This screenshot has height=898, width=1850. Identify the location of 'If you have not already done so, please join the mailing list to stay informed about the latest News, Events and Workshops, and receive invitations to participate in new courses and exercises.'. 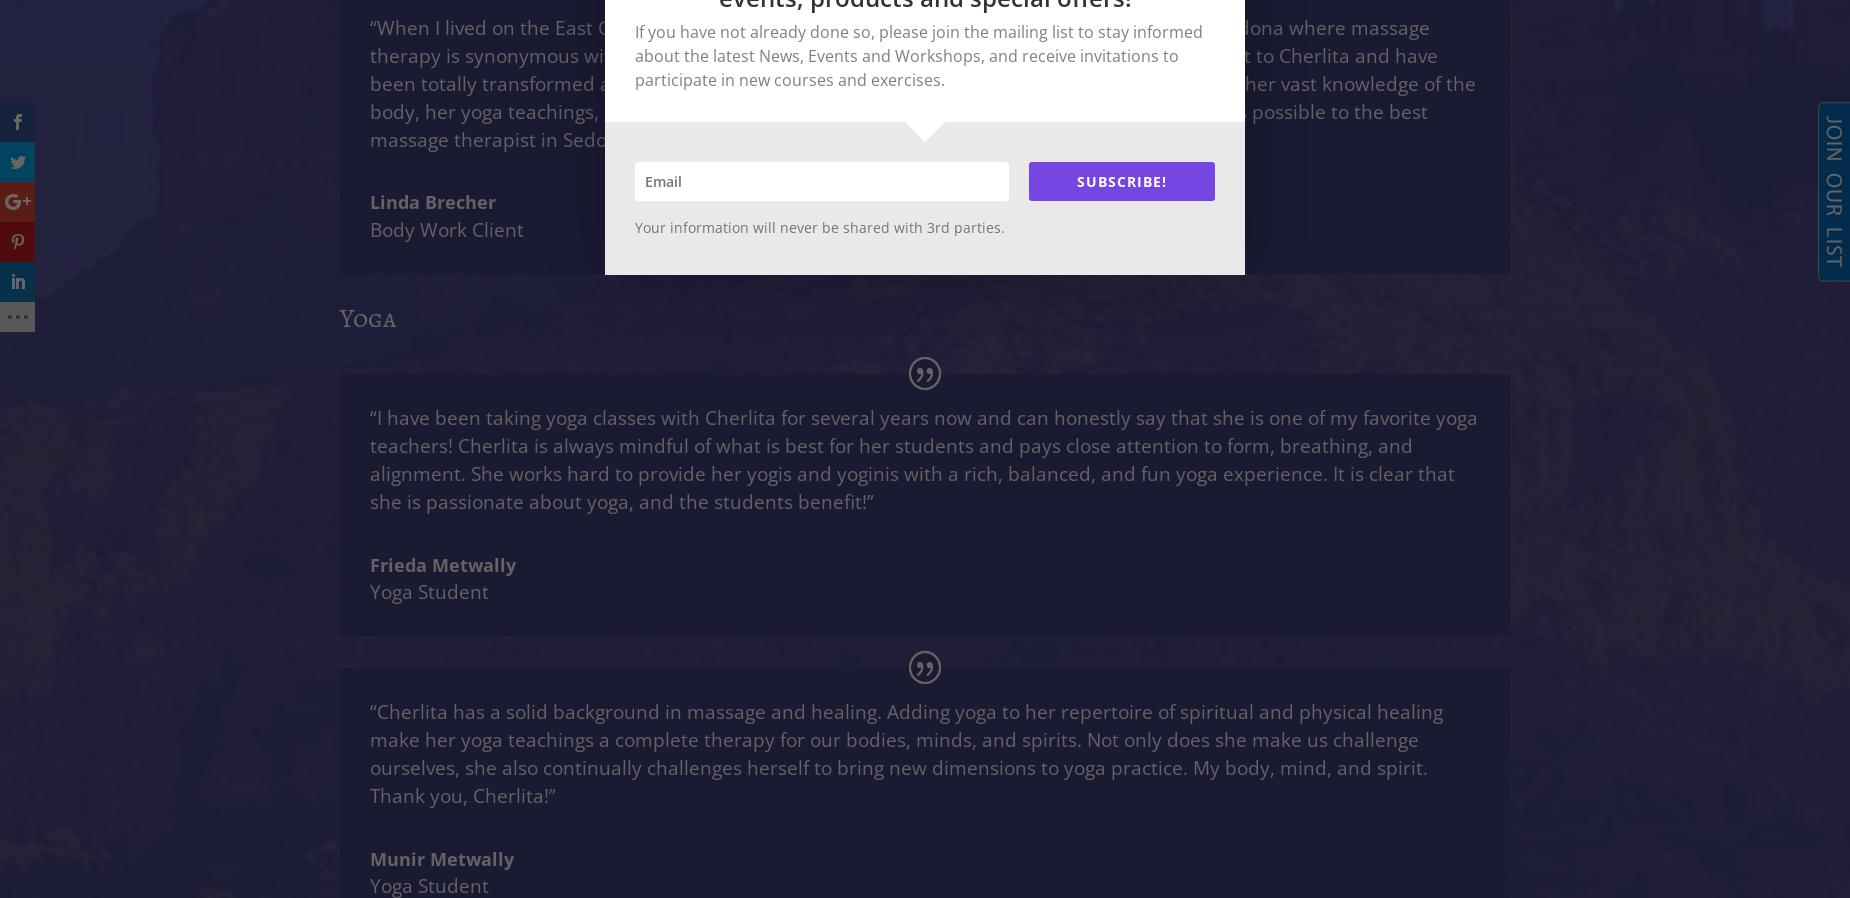
(919, 53).